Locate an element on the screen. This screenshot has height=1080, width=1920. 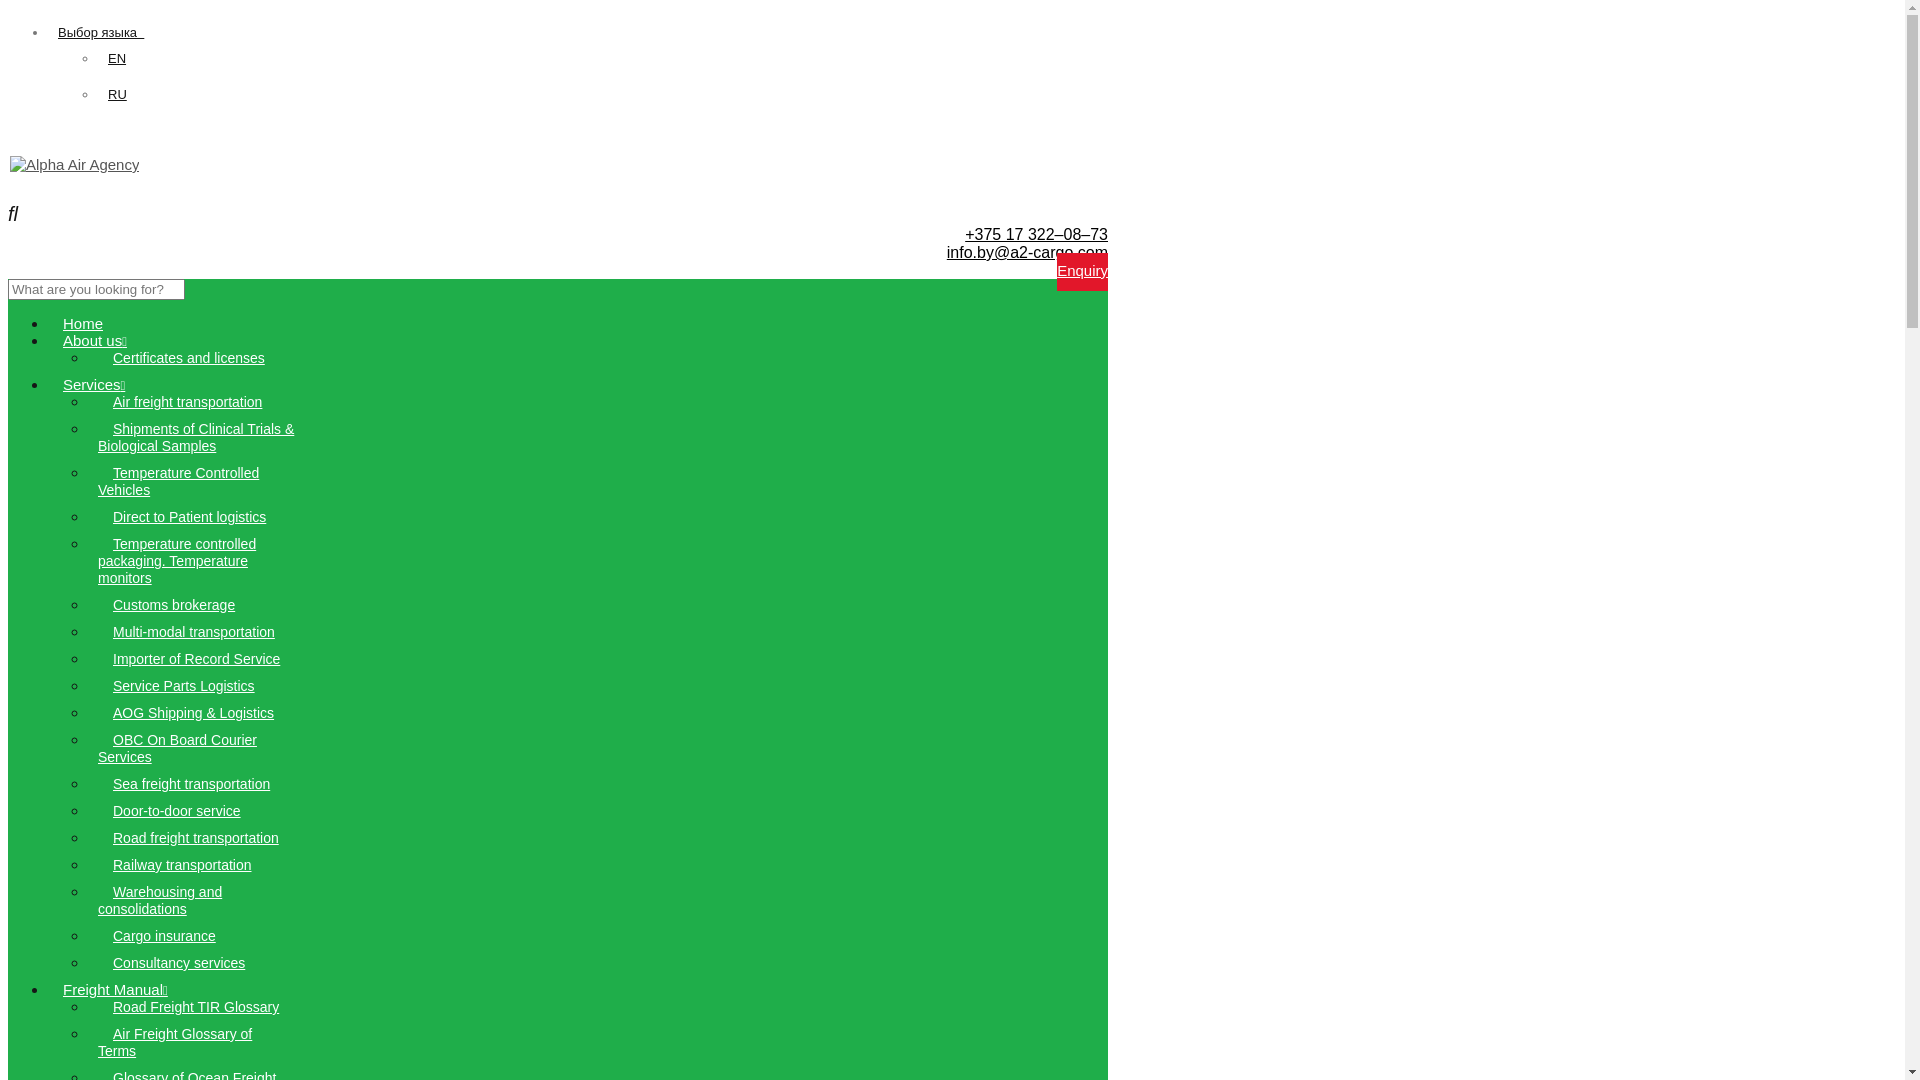
'Service Parts Logistics' is located at coordinates (183, 685).